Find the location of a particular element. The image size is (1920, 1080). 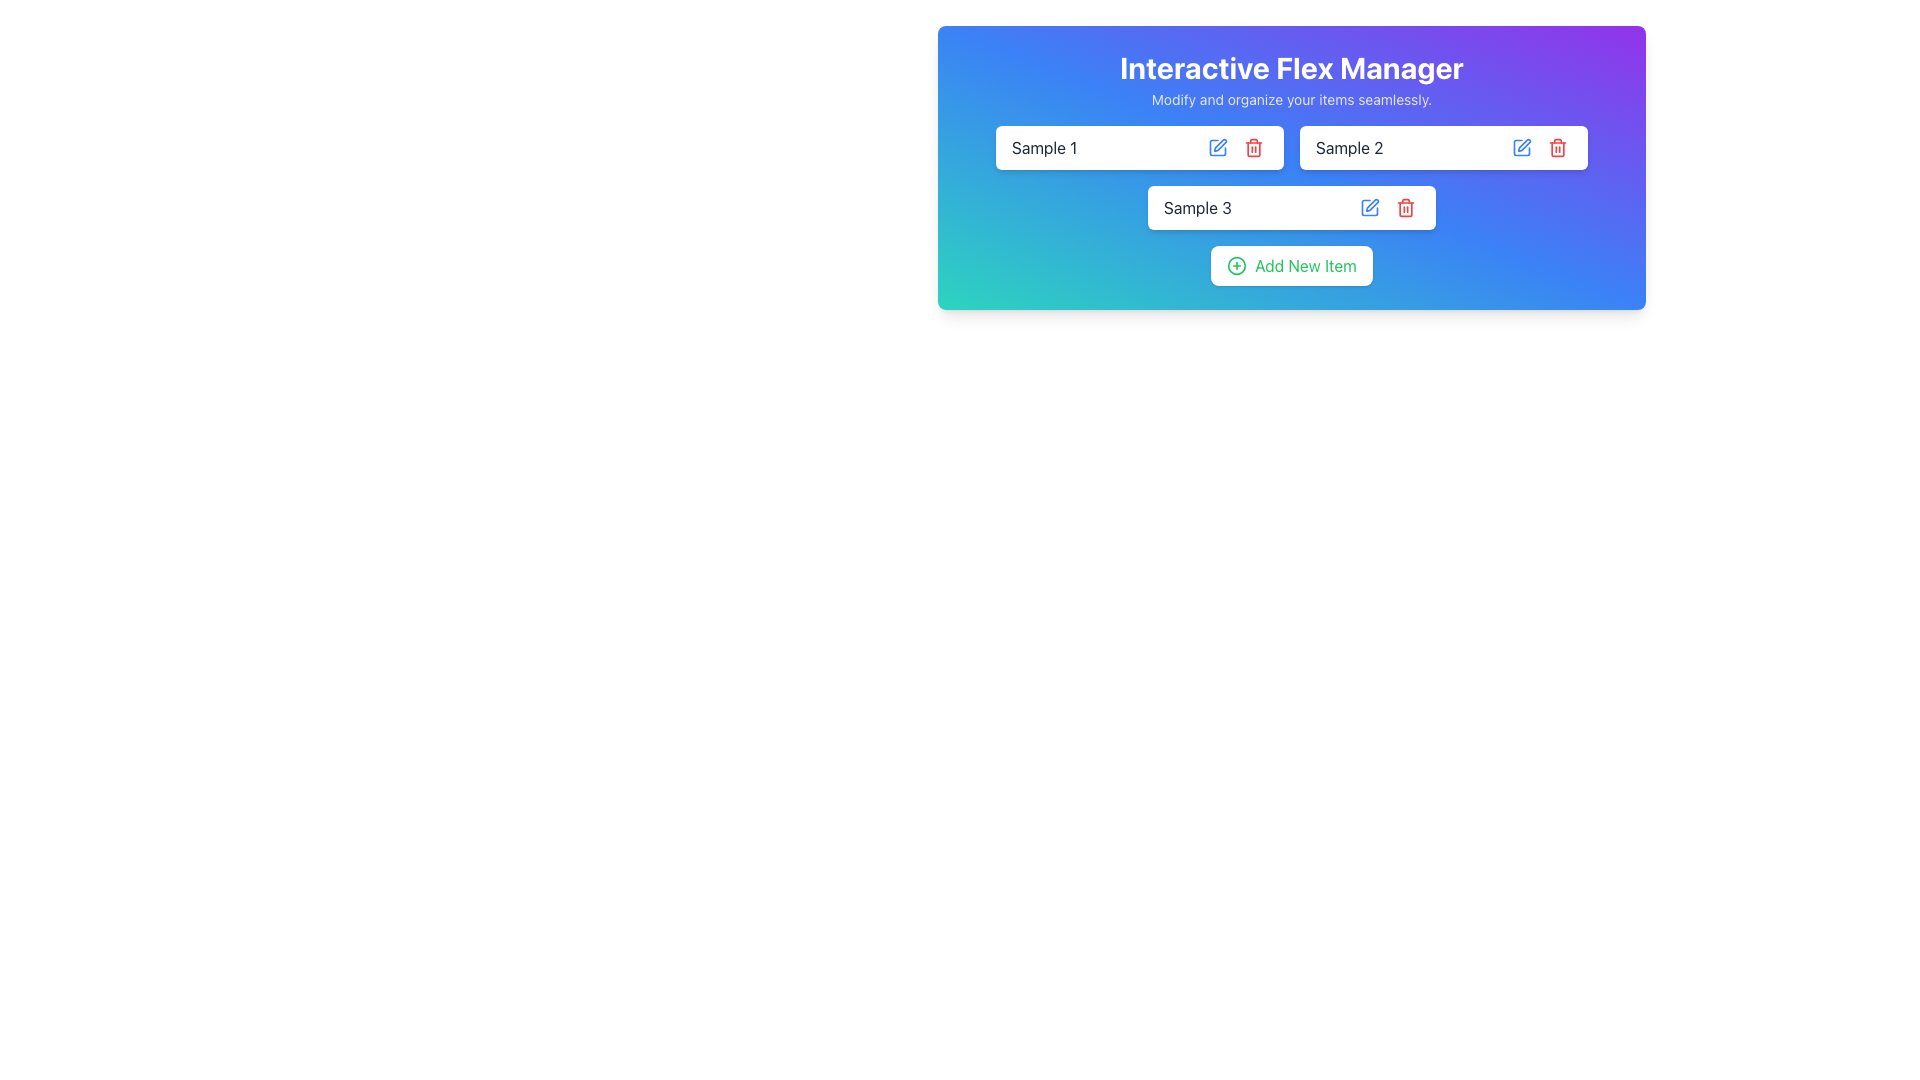

the circular plus sign icon located near the left side of the 'Add New Item' button, which is centered at the bottom of the interface is located at coordinates (1236, 265).